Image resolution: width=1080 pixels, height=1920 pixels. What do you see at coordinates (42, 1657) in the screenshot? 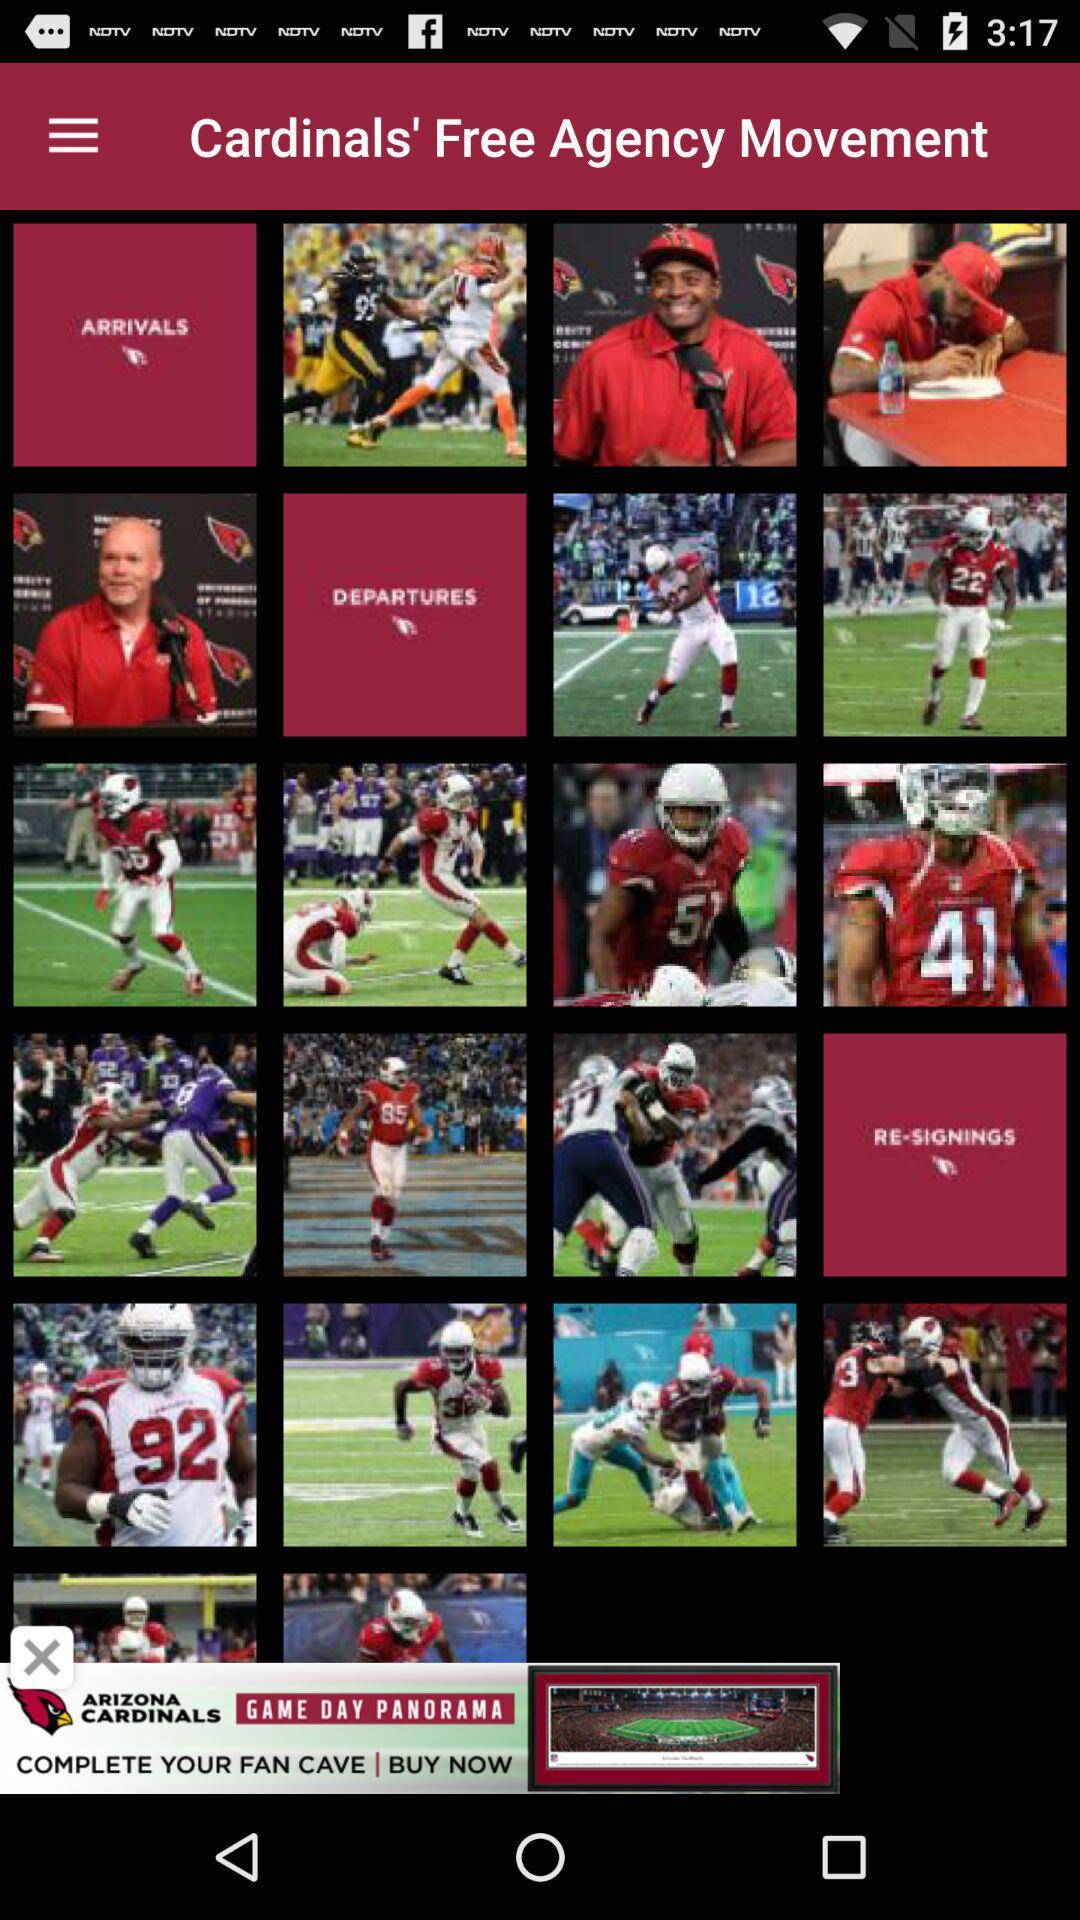
I see `close` at bounding box center [42, 1657].